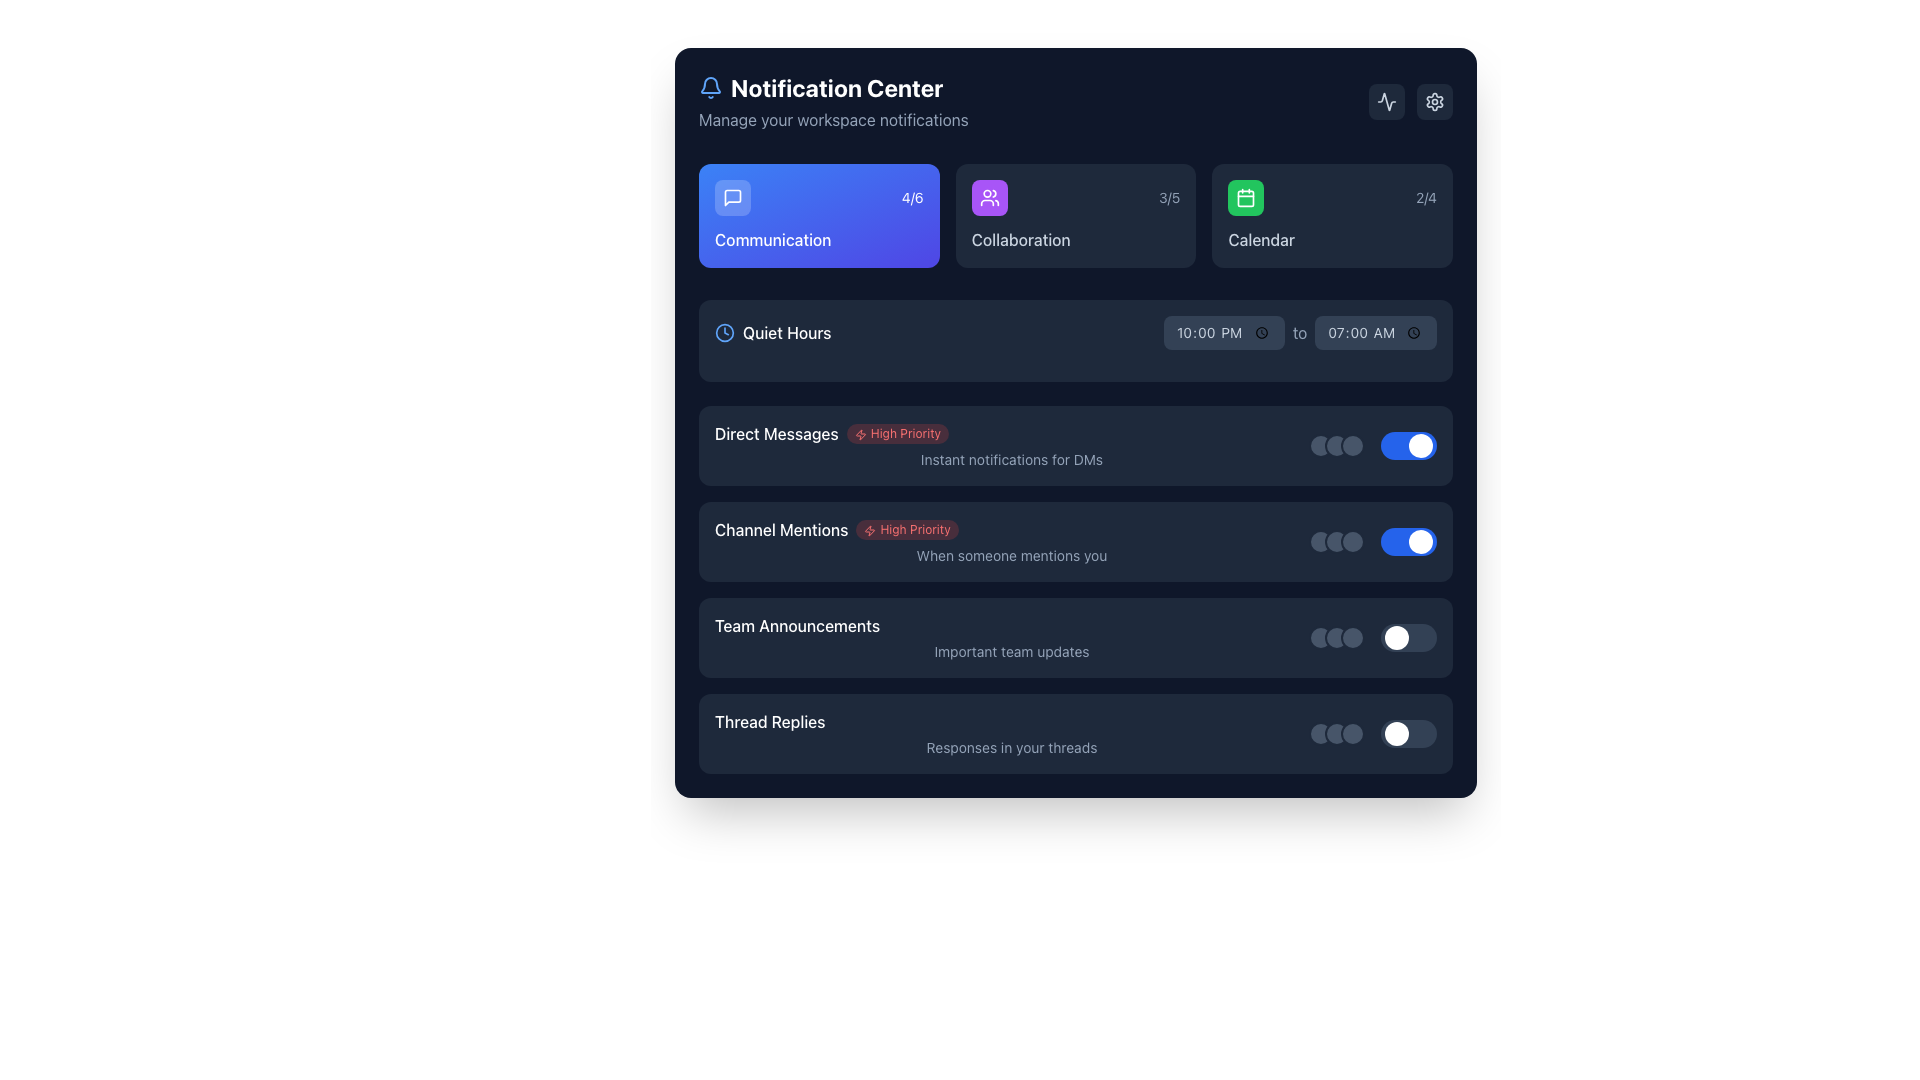  Describe the element at coordinates (1371, 445) in the screenshot. I see `the interactive toggle switch component for 'Direct Messages'` at that location.